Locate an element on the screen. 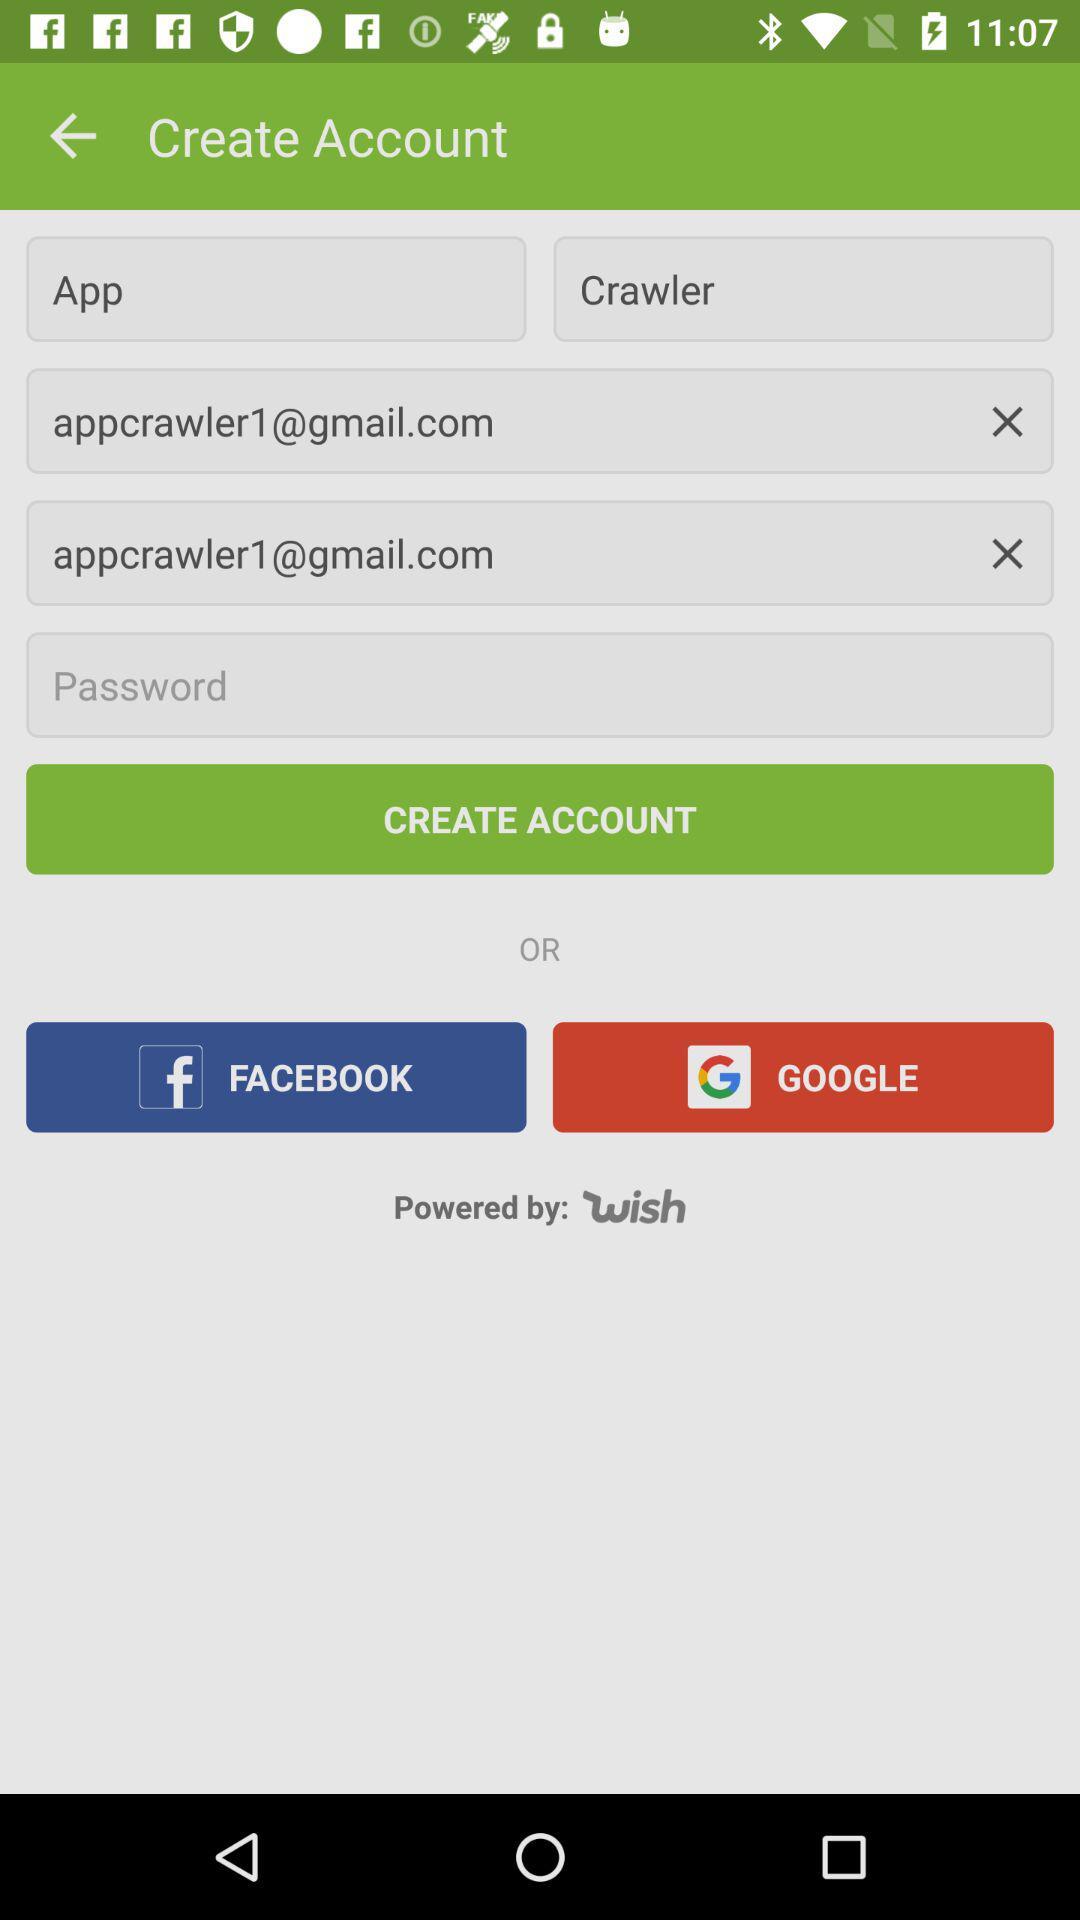 This screenshot has width=1080, height=1920. item next to the crawler is located at coordinates (276, 288).